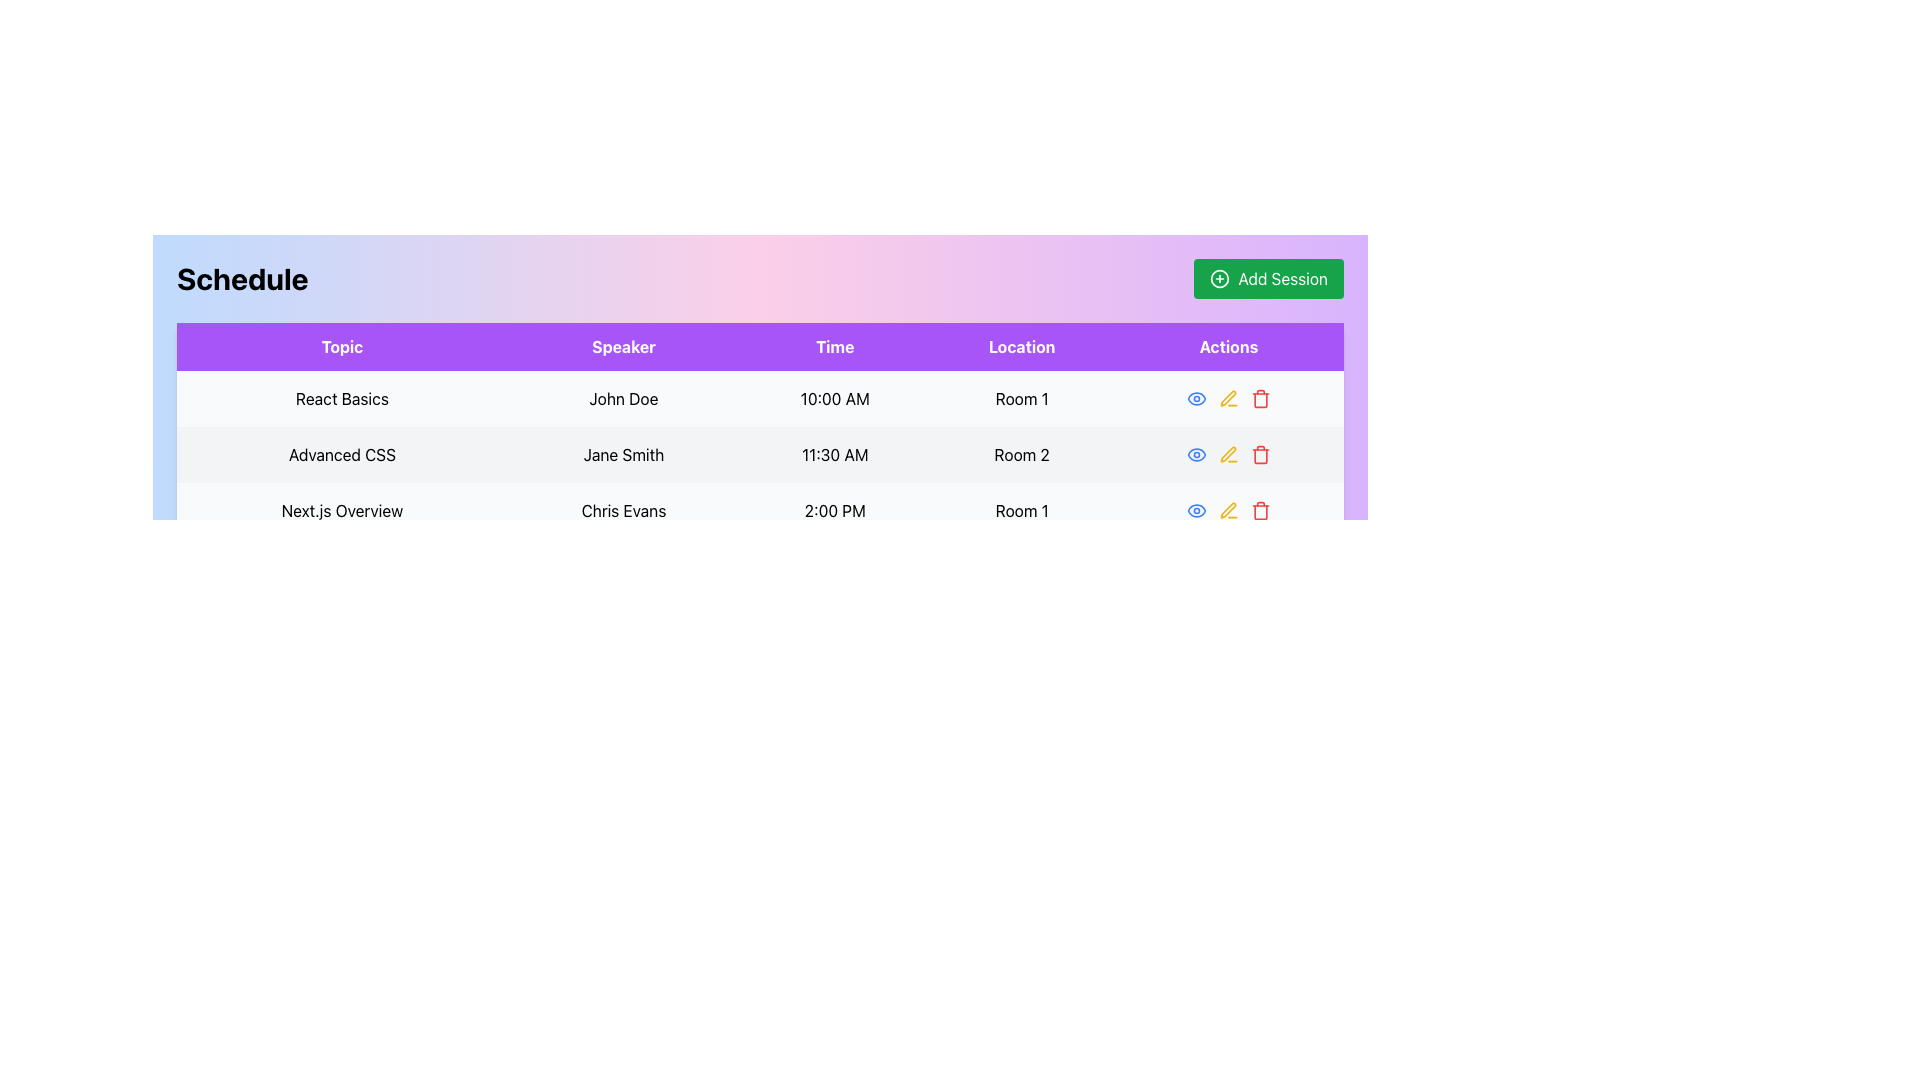 Image resolution: width=1920 pixels, height=1080 pixels. Describe the element at coordinates (342, 509) in the screenshot. I see `the text label reading 'Next.js Overview' located in the first column of the third row of the table` at that location.